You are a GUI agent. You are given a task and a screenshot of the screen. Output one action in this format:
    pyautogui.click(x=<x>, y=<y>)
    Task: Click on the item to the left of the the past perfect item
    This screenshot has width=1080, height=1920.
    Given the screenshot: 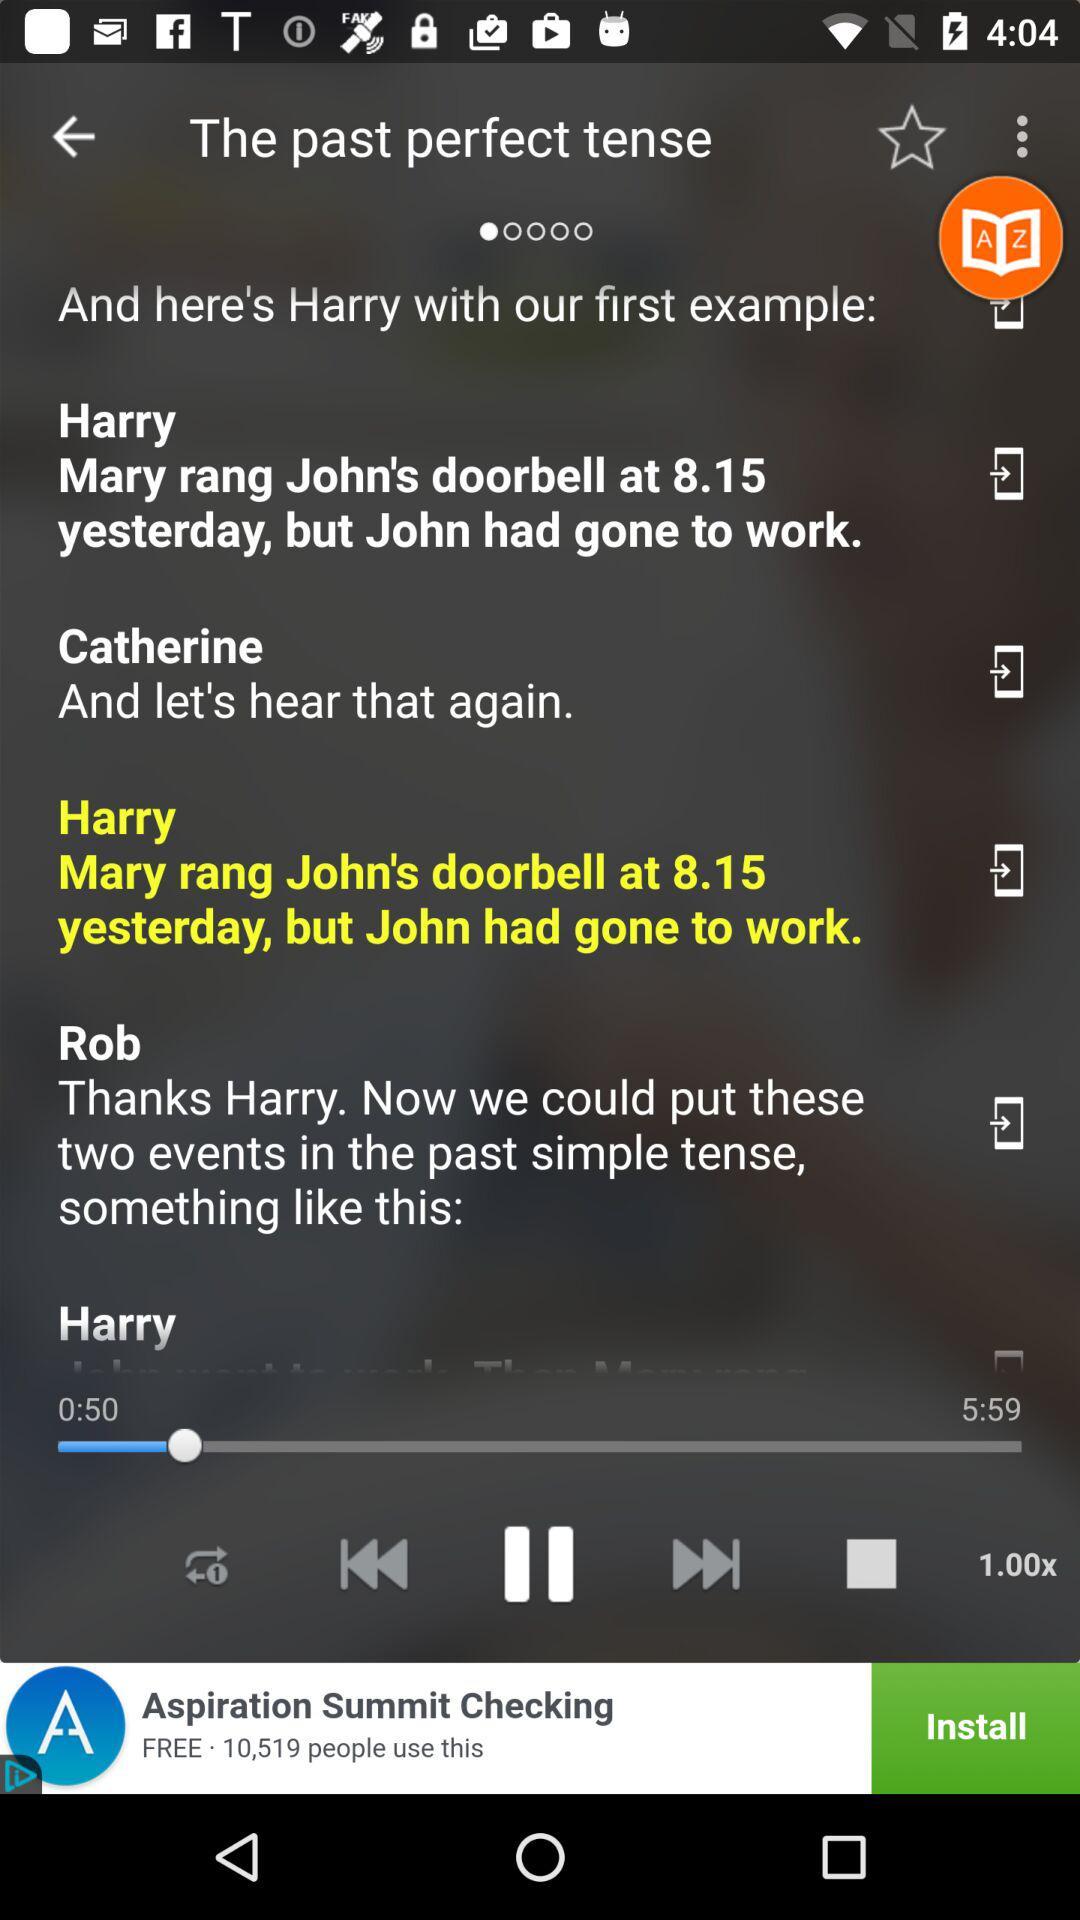 What is the action you would take?
    pyautogui.click(x=72, y=135)
    